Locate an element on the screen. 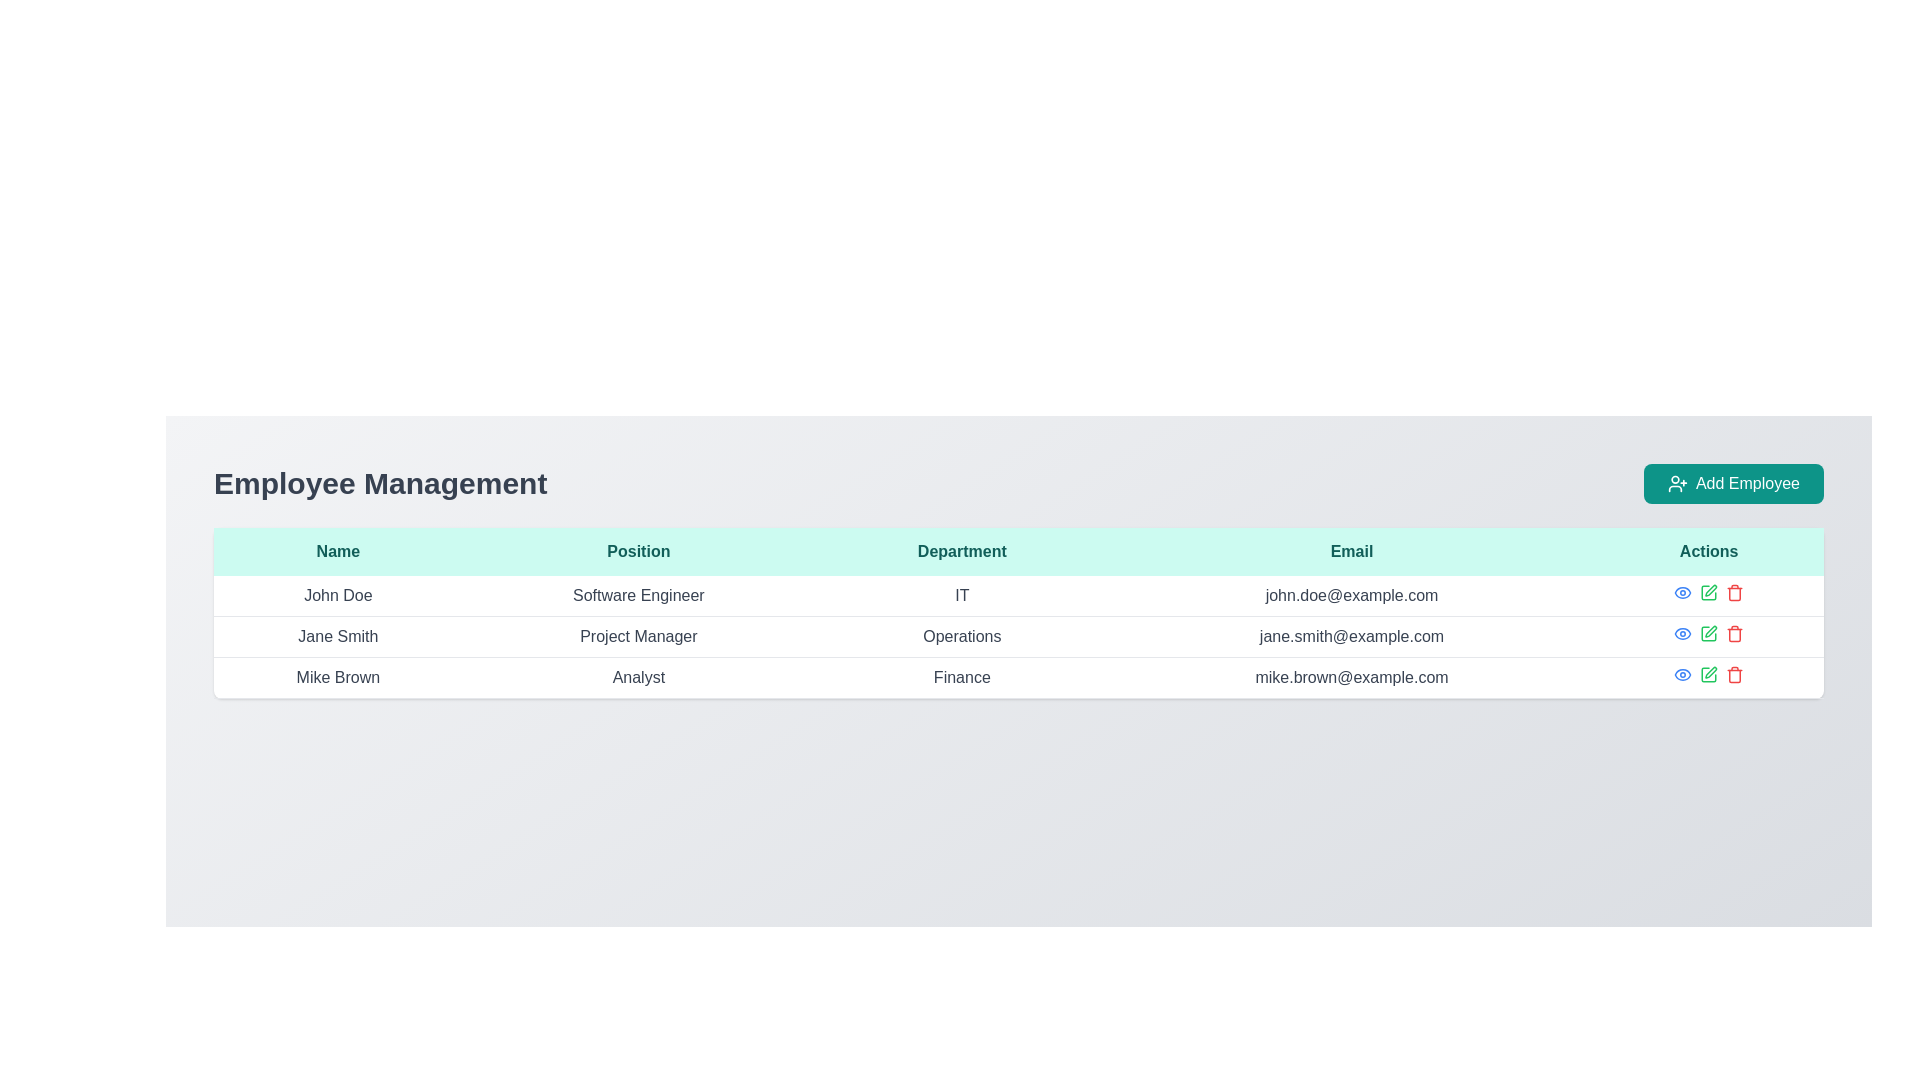 The width and height of the screenshot is (1920, 1080). the text label displaying 'jane.smith@example.com' located in the second row of the table under the 'Email' column, positioned between 'Operations' and the action buttons is located at coordinates (1352, 636).